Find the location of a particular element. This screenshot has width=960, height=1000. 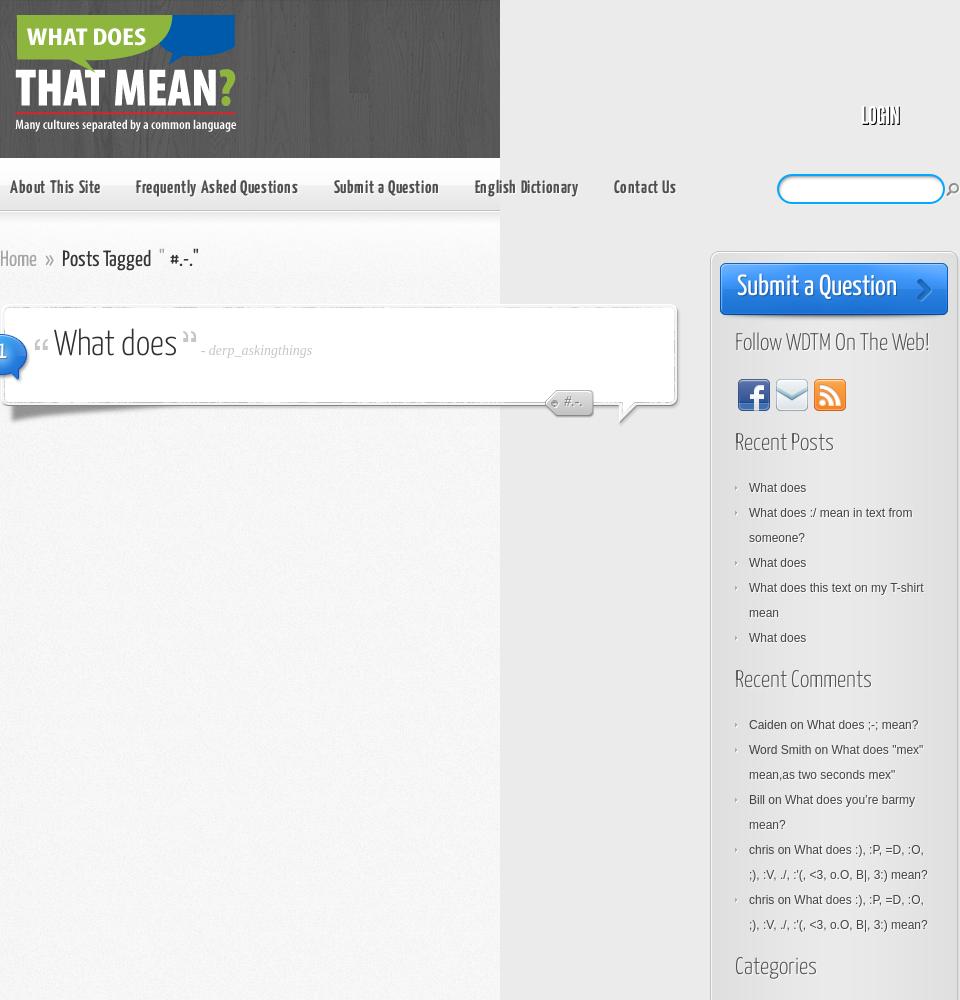

'#.-.' is located at coordinates (564, 401).